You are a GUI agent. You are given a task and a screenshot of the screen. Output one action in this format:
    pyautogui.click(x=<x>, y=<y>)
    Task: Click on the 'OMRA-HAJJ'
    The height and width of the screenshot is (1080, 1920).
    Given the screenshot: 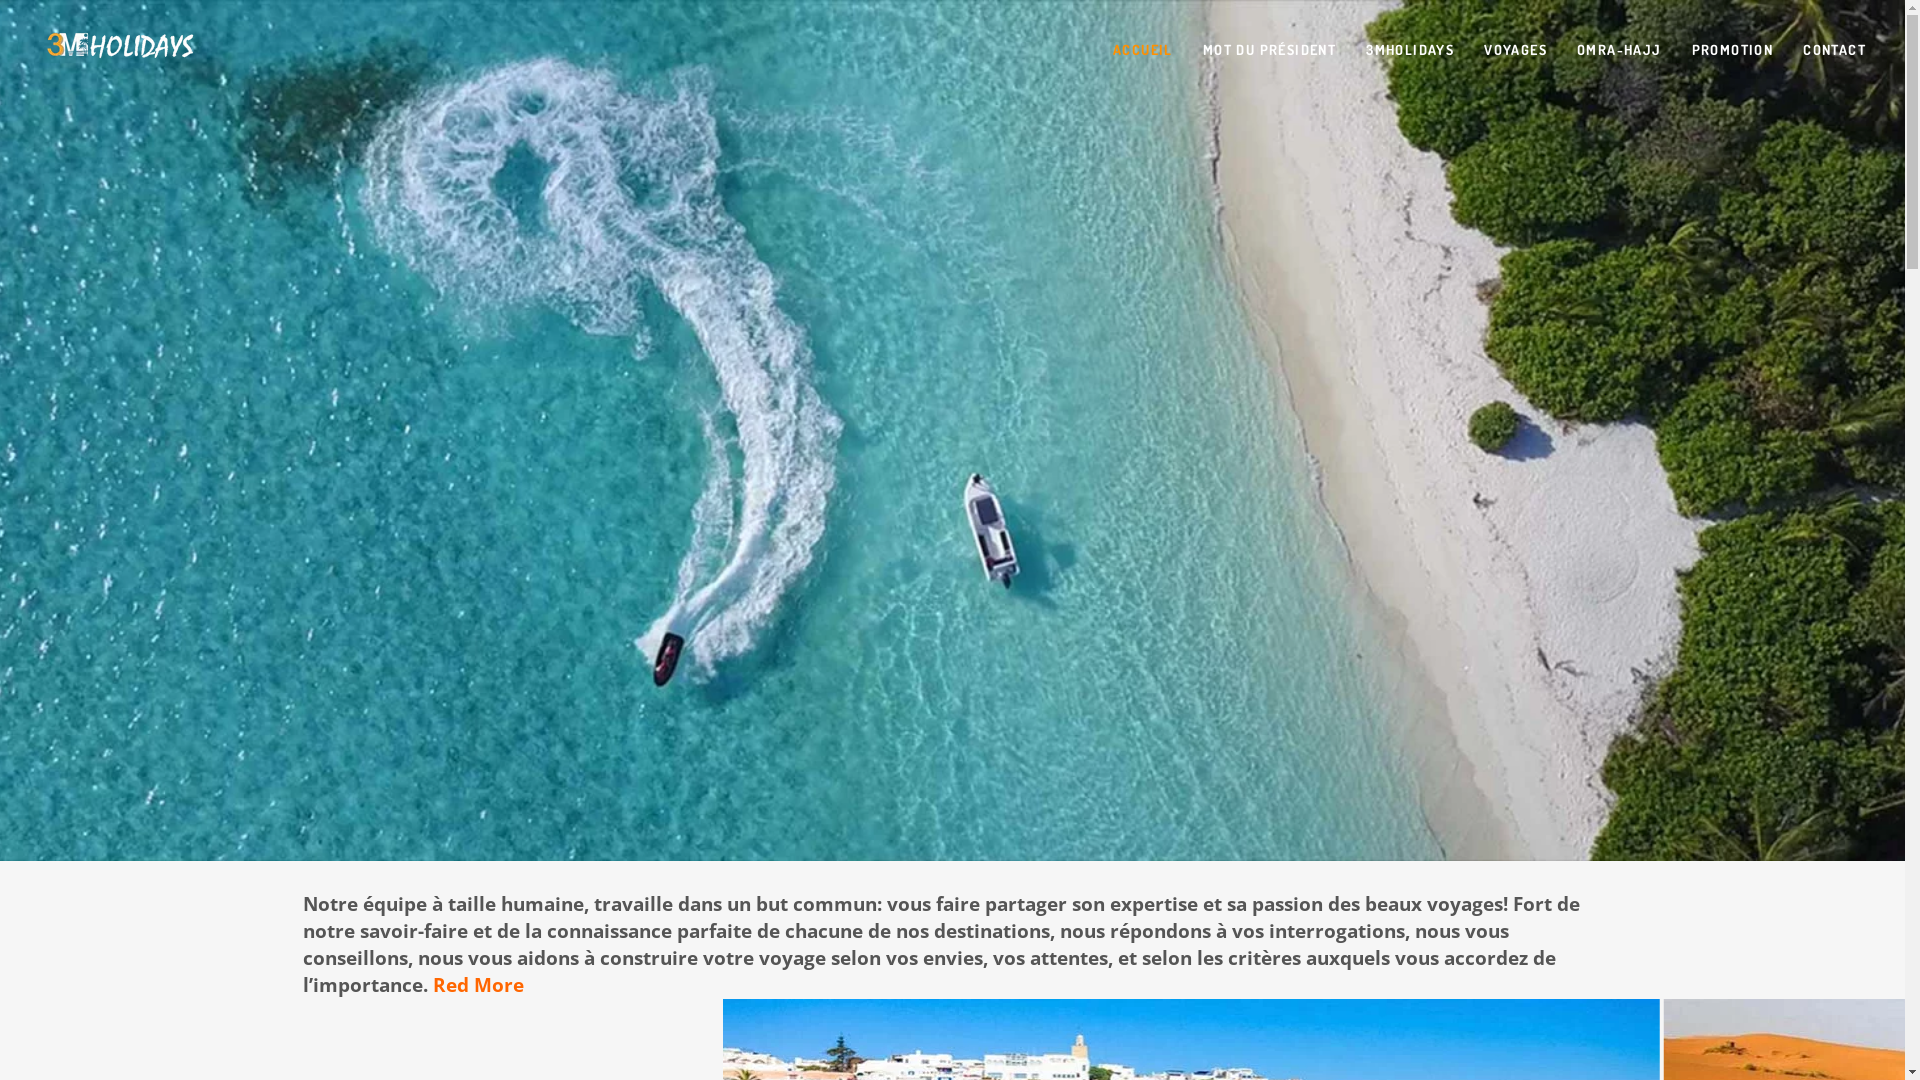 What is the action you would take?
    pyautogui.click(x=1619, y=49)
    